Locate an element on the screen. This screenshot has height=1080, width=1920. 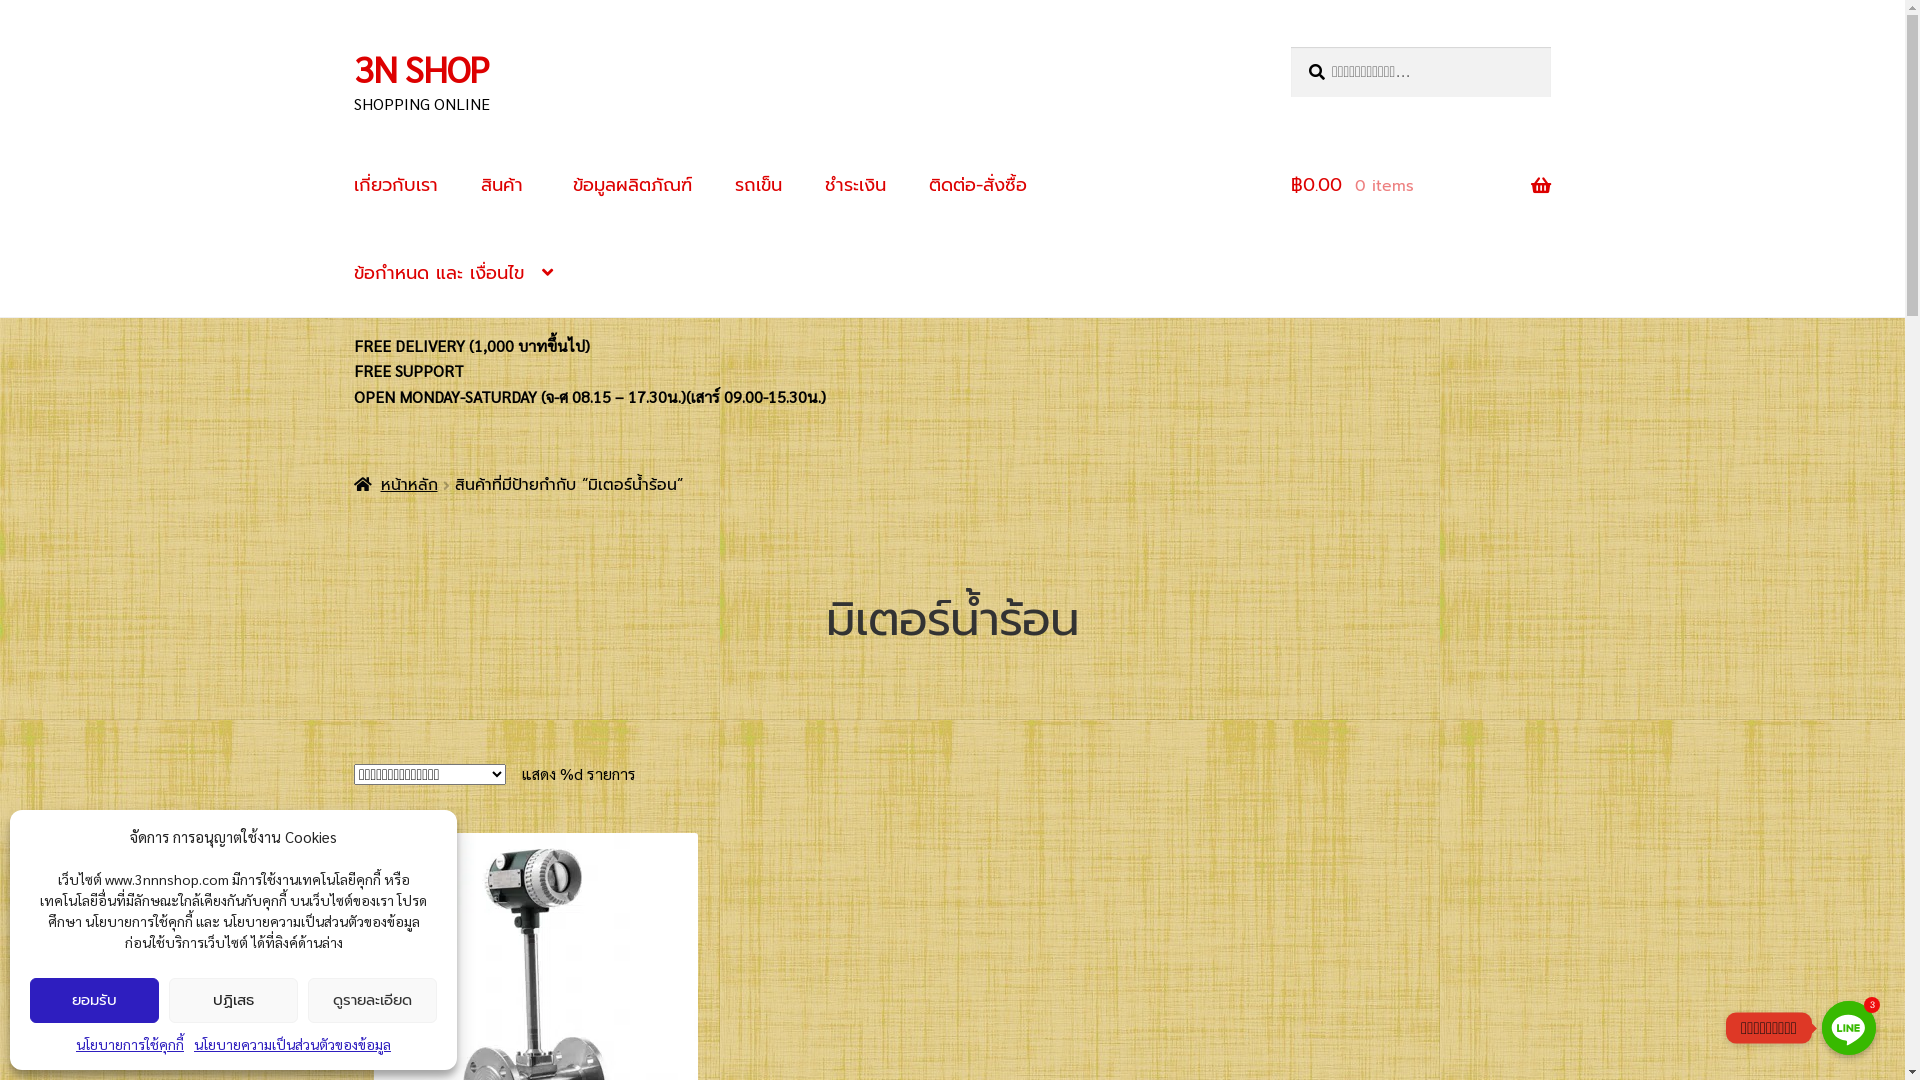
'3N SHOP' is located at coordinates (354, 67).